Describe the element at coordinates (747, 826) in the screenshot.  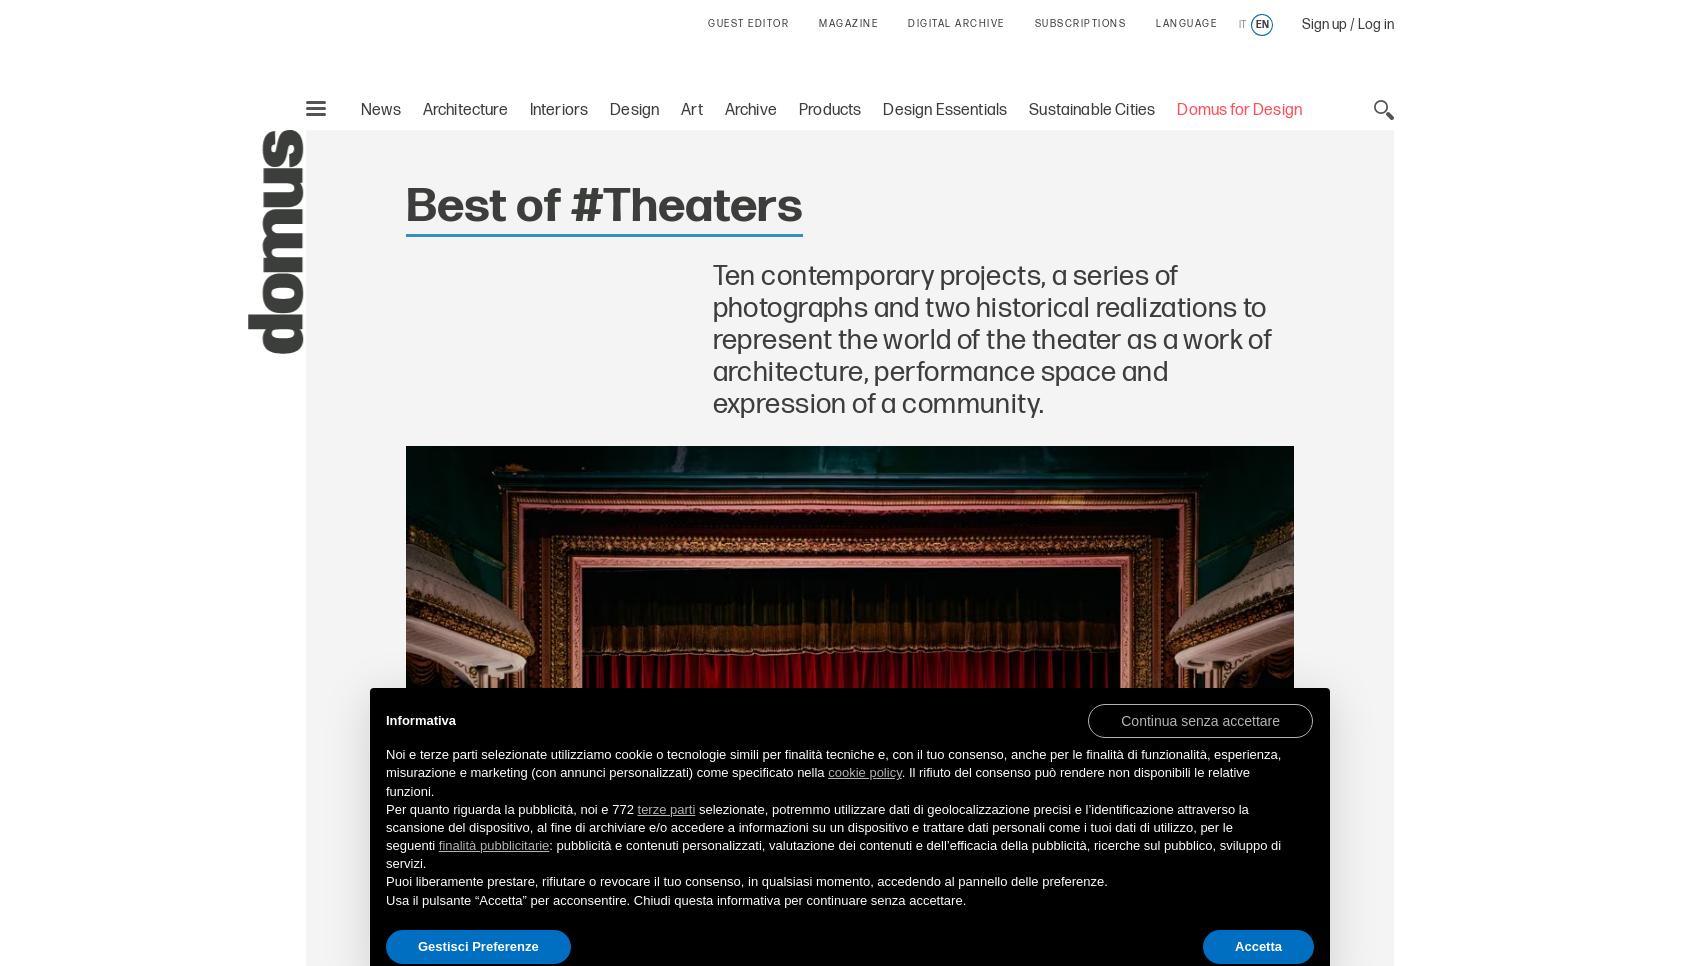
I see `'archiviare e/o accedere a informazioni su un dispositivo'` at that location.